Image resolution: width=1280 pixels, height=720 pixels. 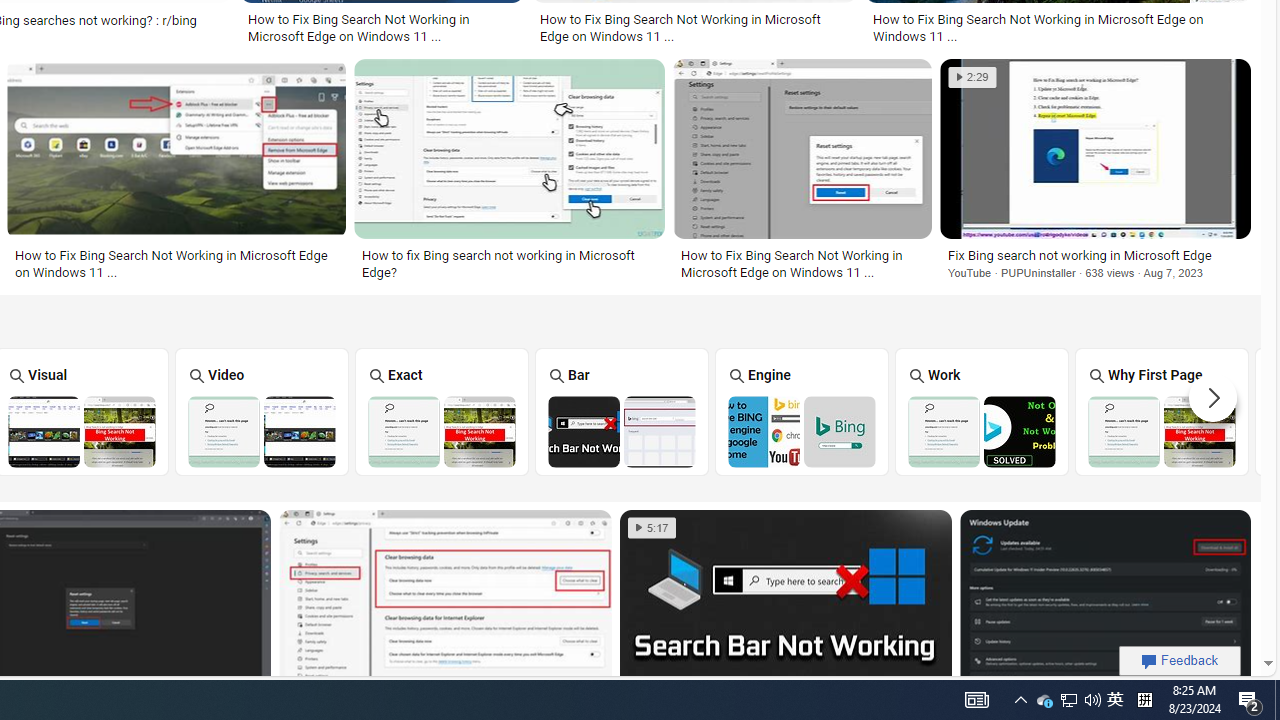 I want to click on 'Bing Visual Search Not Working', so click(x=80, y=430).